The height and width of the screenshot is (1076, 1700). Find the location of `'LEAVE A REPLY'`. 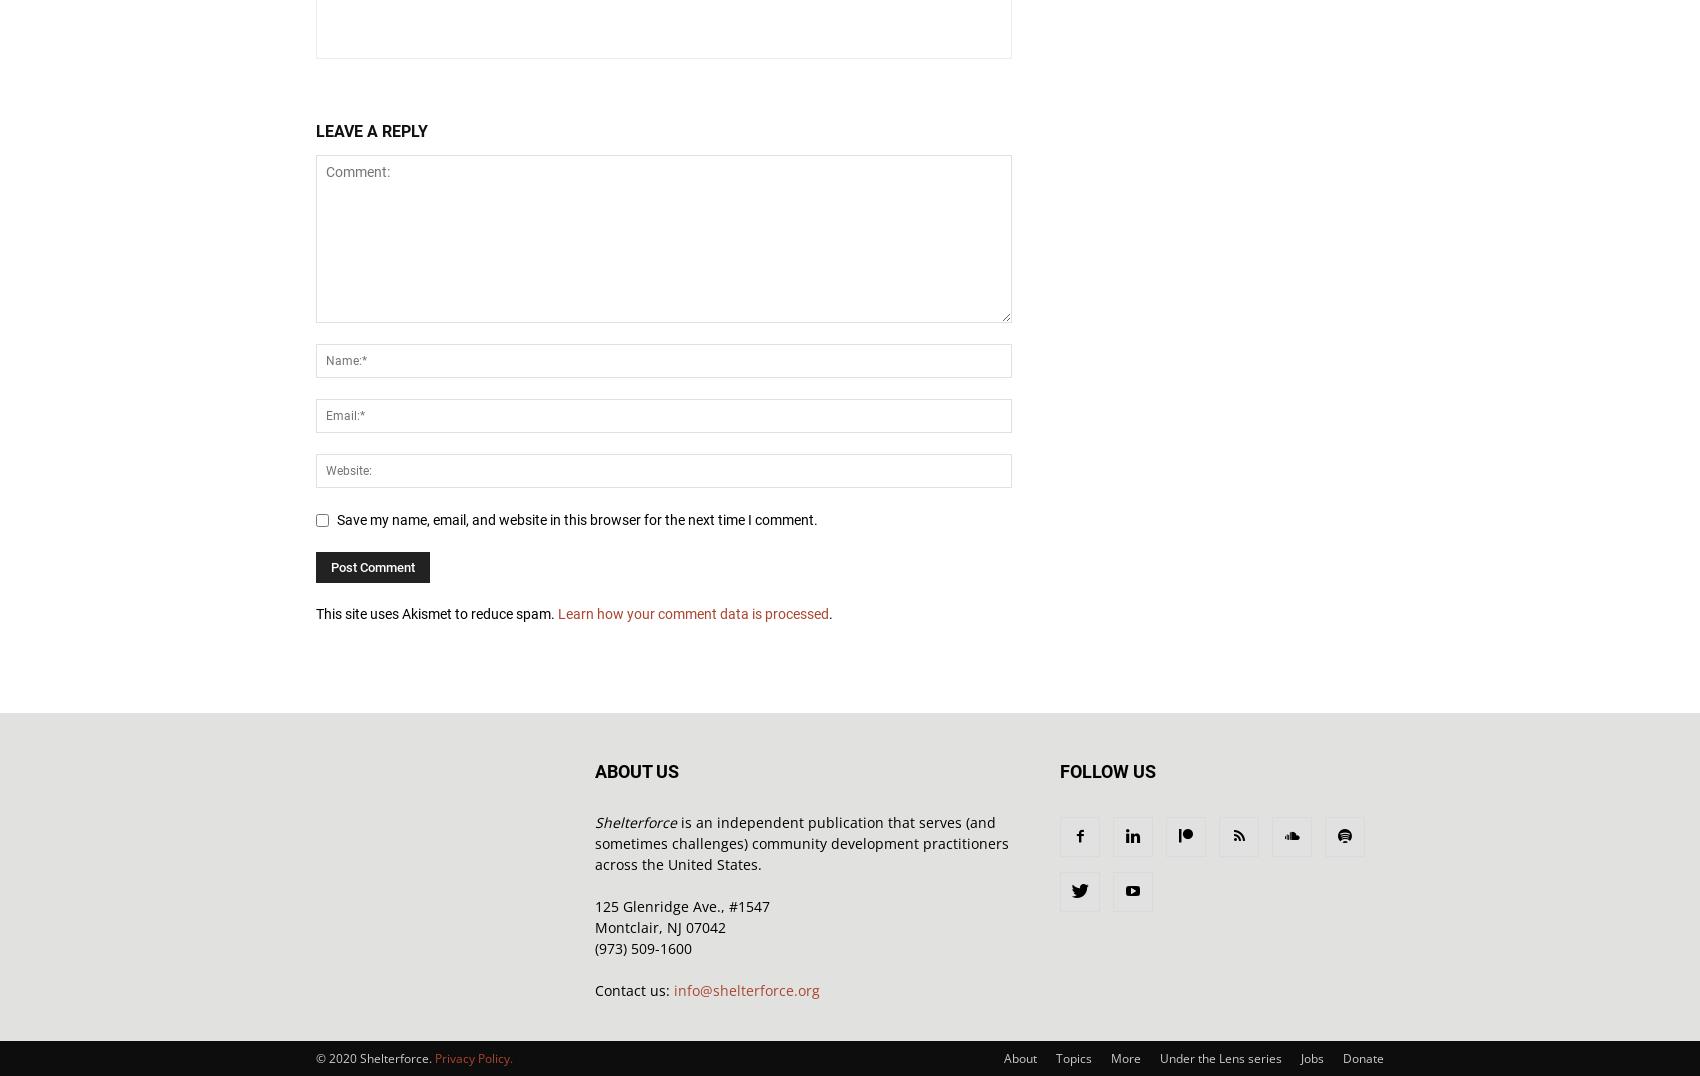

'LEAVE A REPLY' is located at coordinates (370, 130).